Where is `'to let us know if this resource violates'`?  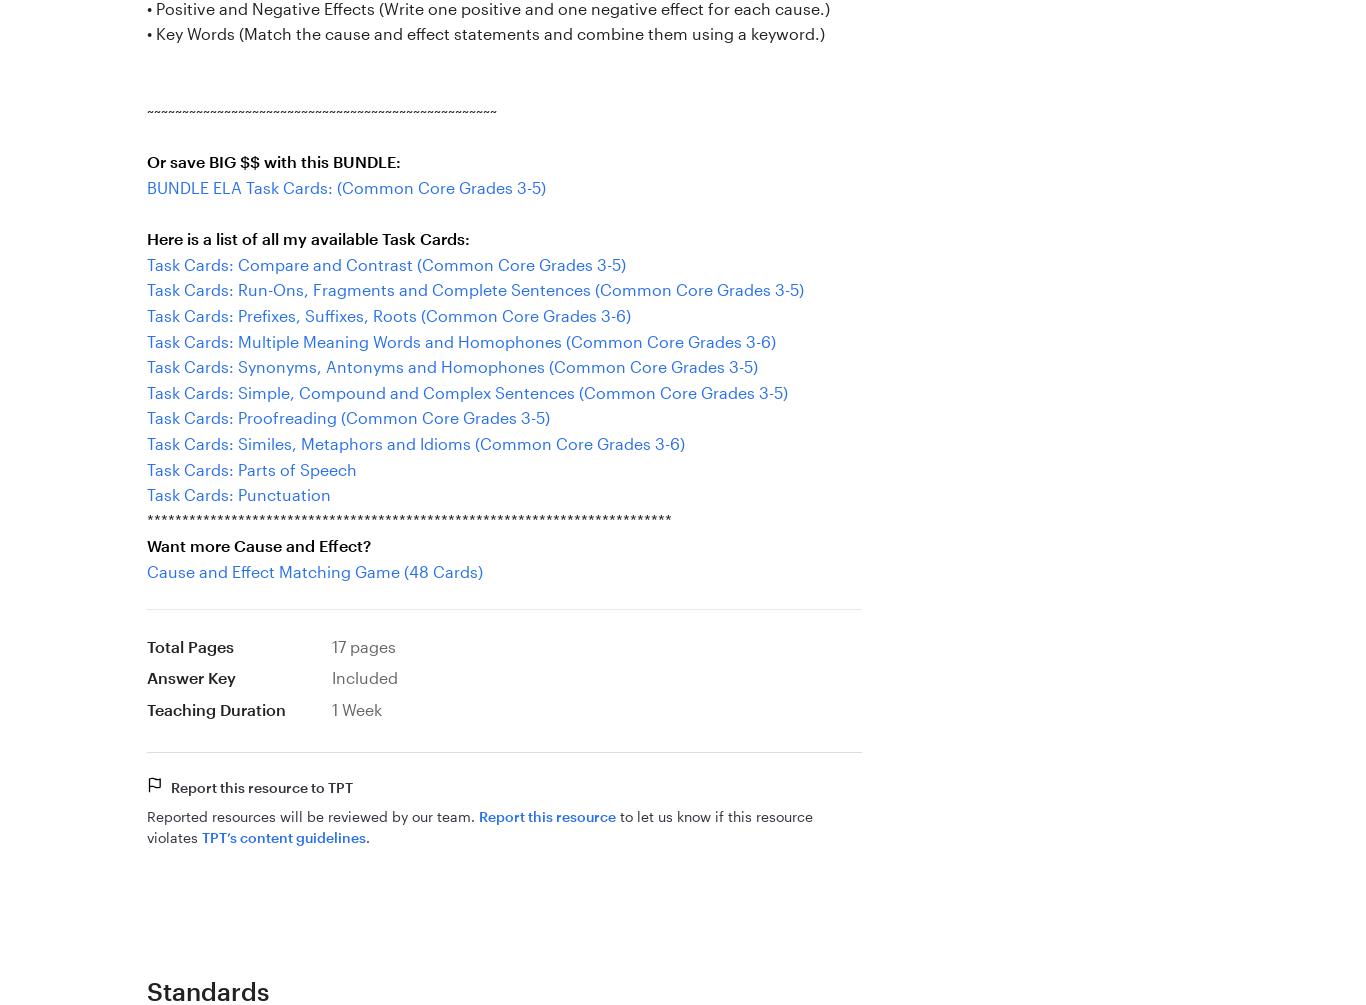 'to let us know if this resource violates' is located at coordinates (480, 827).